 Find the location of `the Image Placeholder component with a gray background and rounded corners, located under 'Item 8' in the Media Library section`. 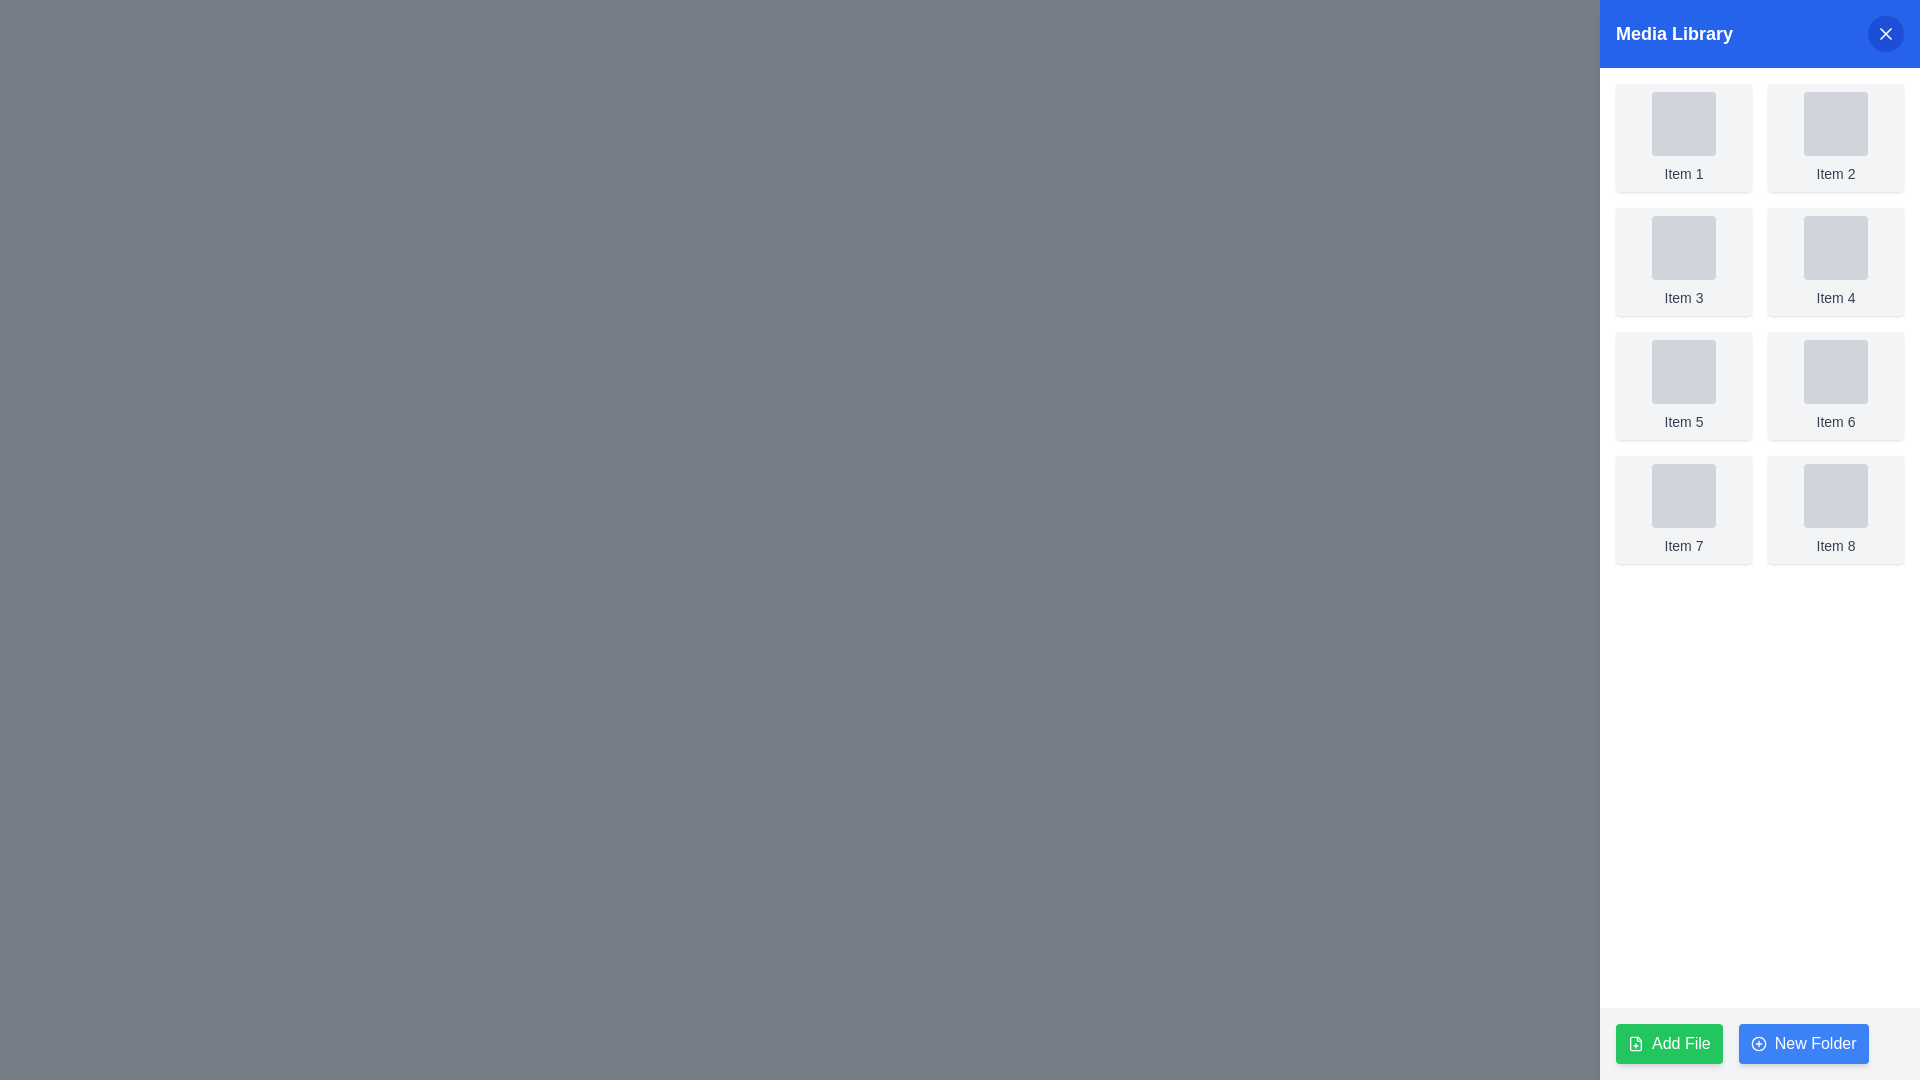

the Image Placeholder component with a gray background and rounded corners, located under 'Item 8' in the Media Library section is located at coordinates (1836, 495).